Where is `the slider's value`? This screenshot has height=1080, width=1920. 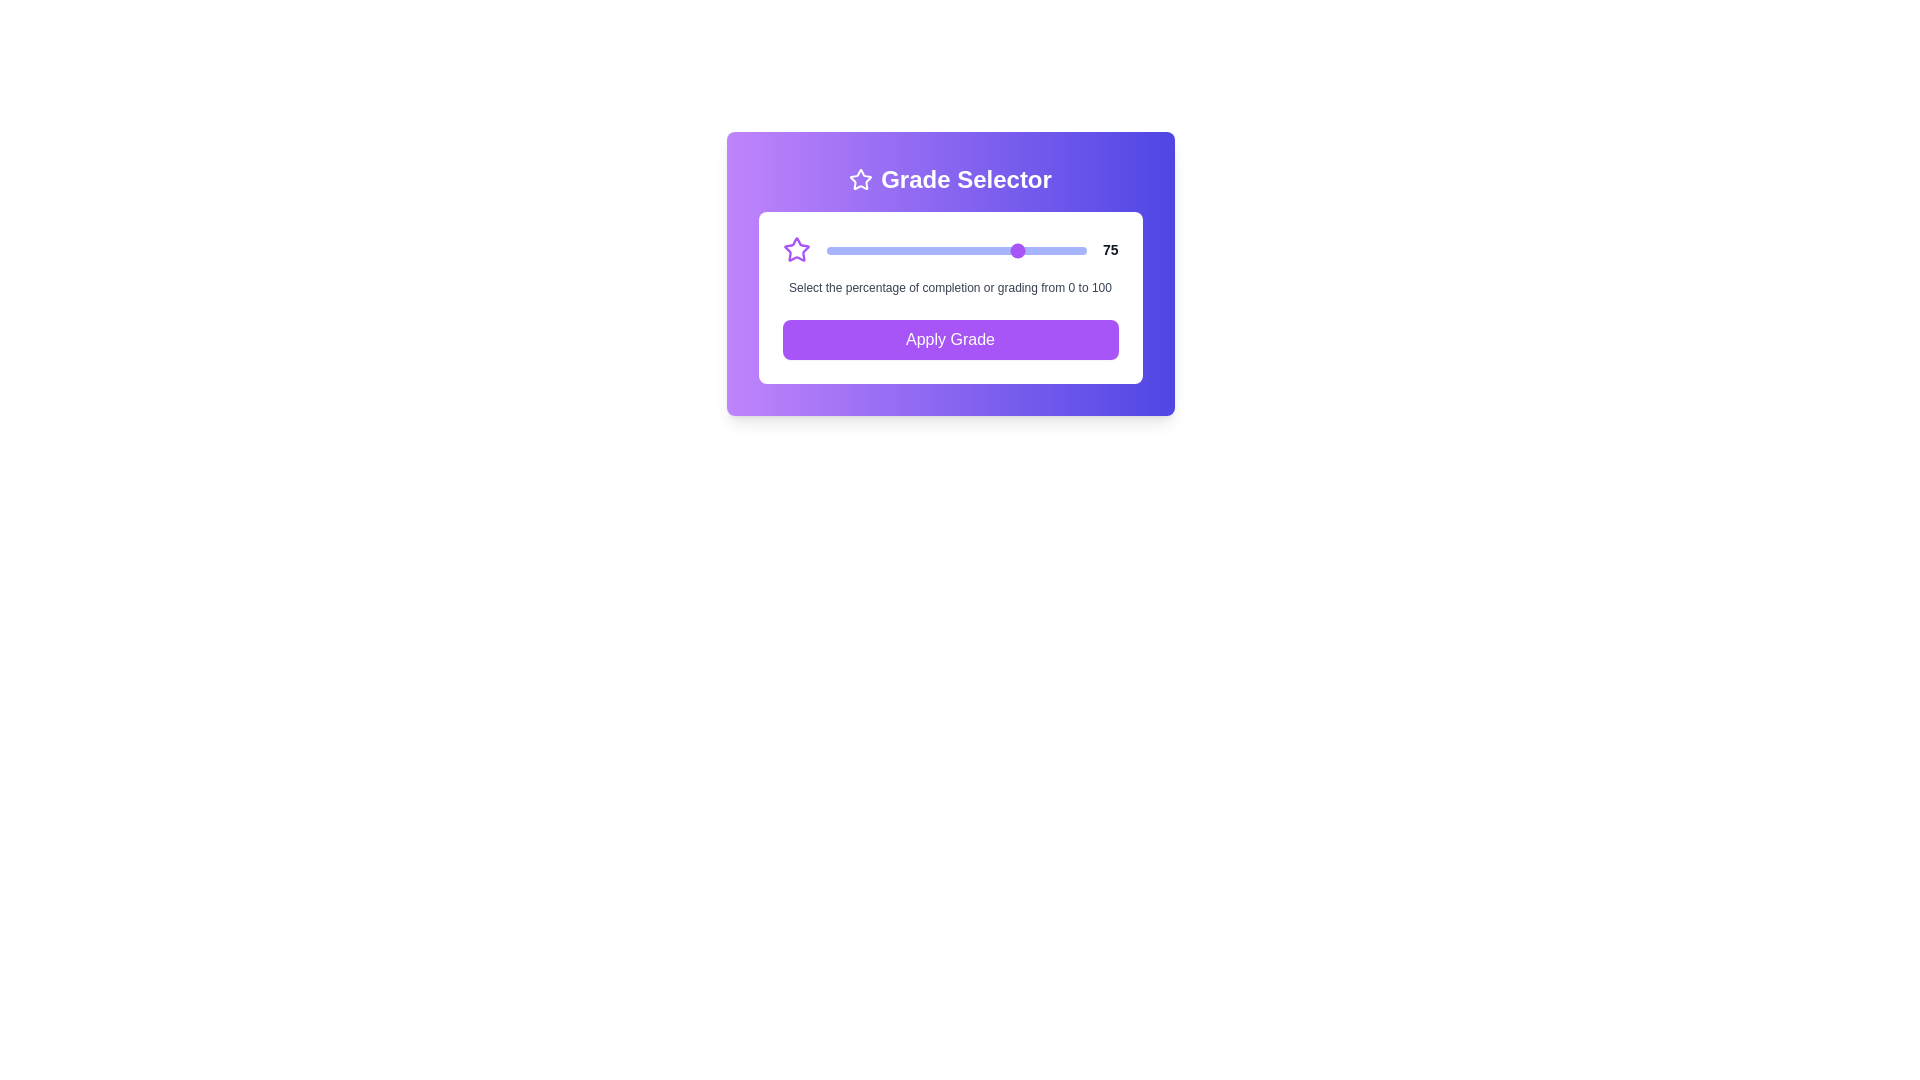
the slider's value is located at coordinates (1052, 249).